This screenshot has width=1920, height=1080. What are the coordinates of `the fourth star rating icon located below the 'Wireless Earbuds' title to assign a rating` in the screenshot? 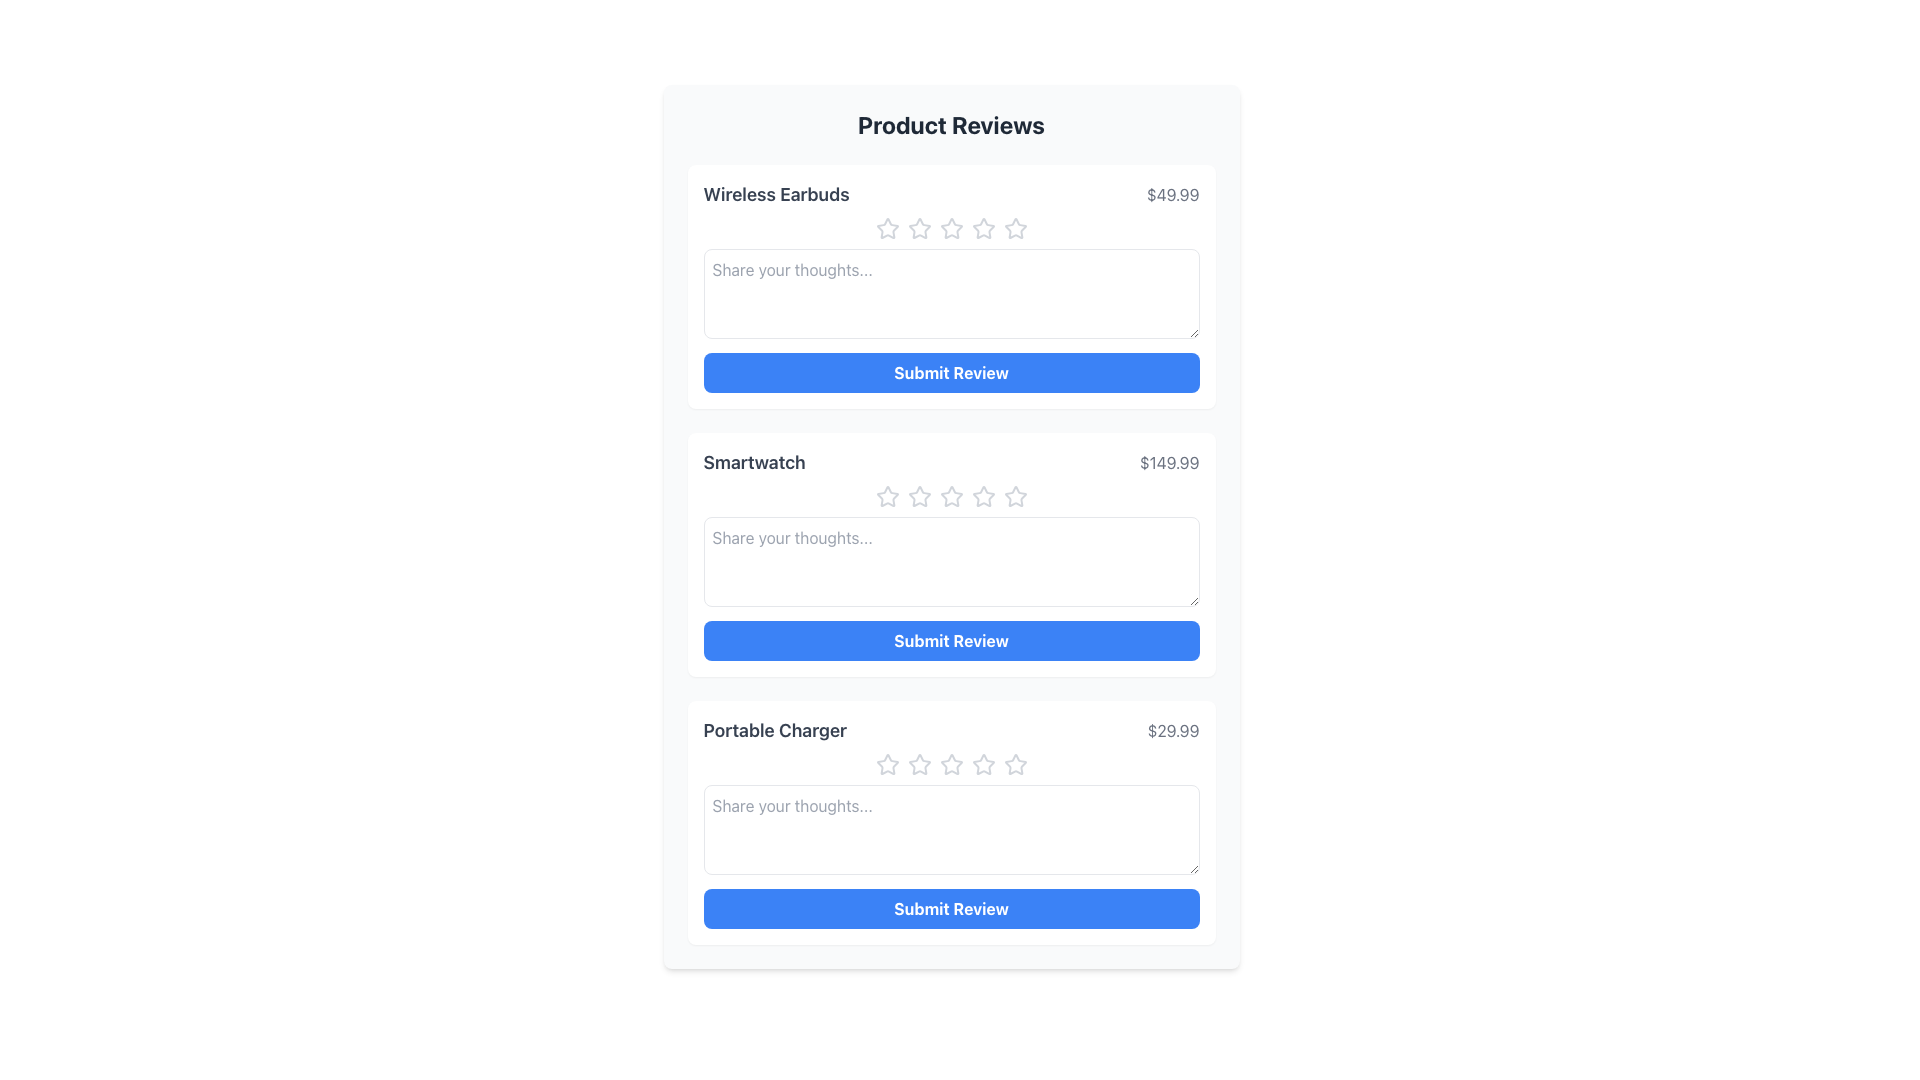 It's located at (983, 227).